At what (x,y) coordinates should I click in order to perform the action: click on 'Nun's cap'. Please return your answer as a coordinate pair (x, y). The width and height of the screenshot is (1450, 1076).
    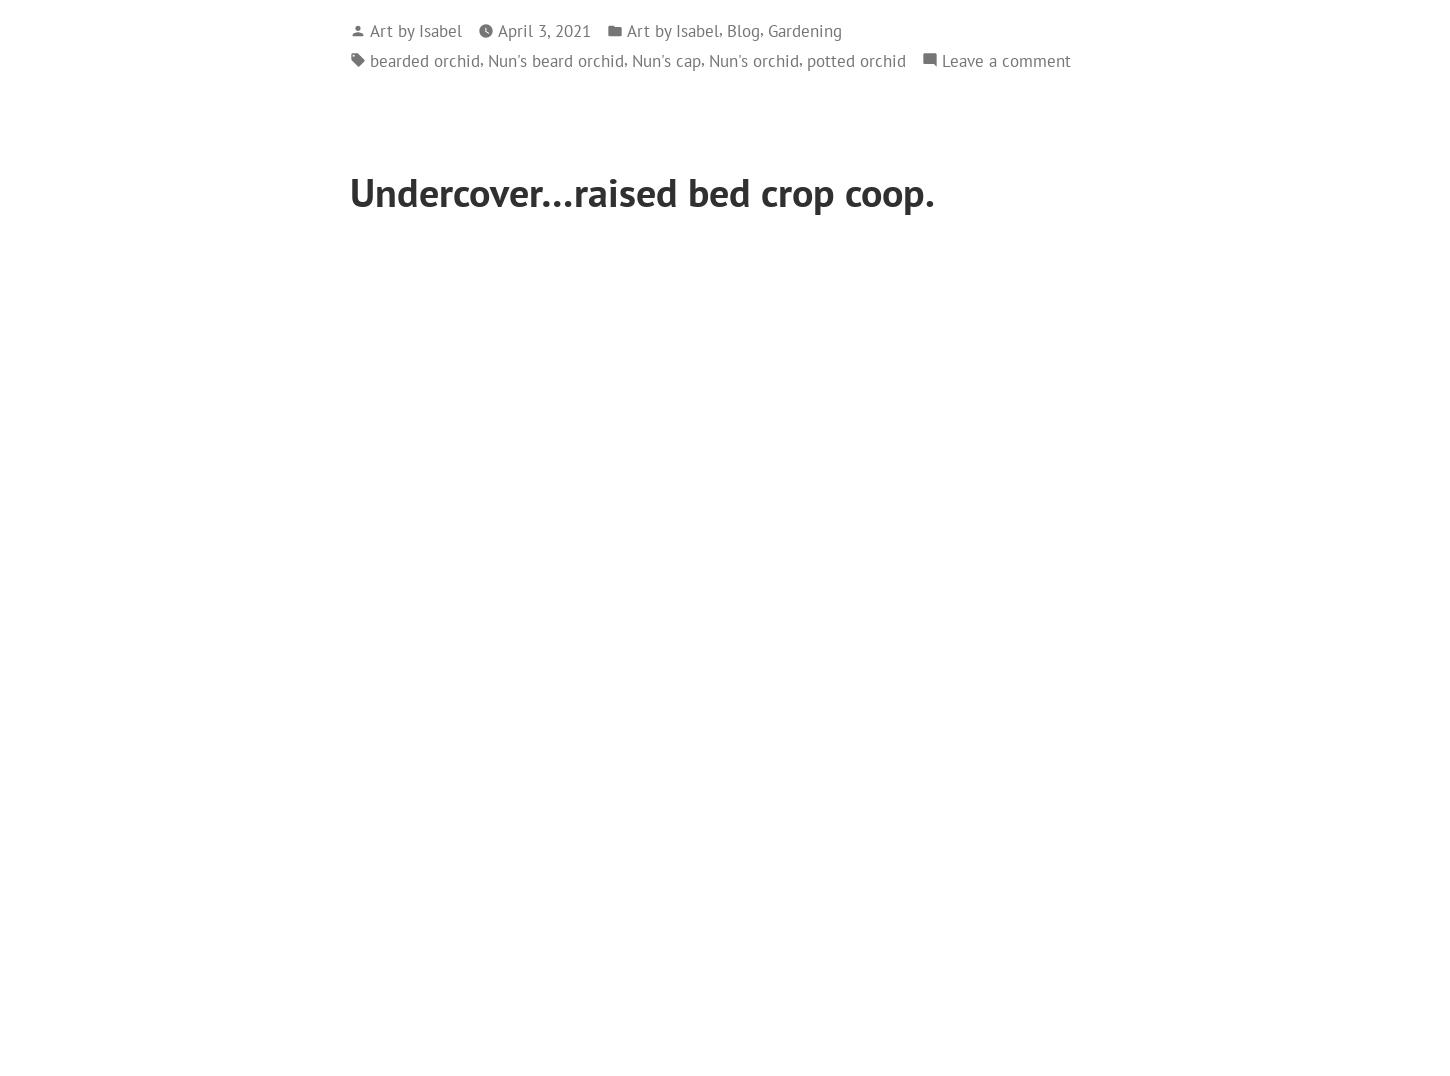
    Looking at the image, I should click on (665, 59).